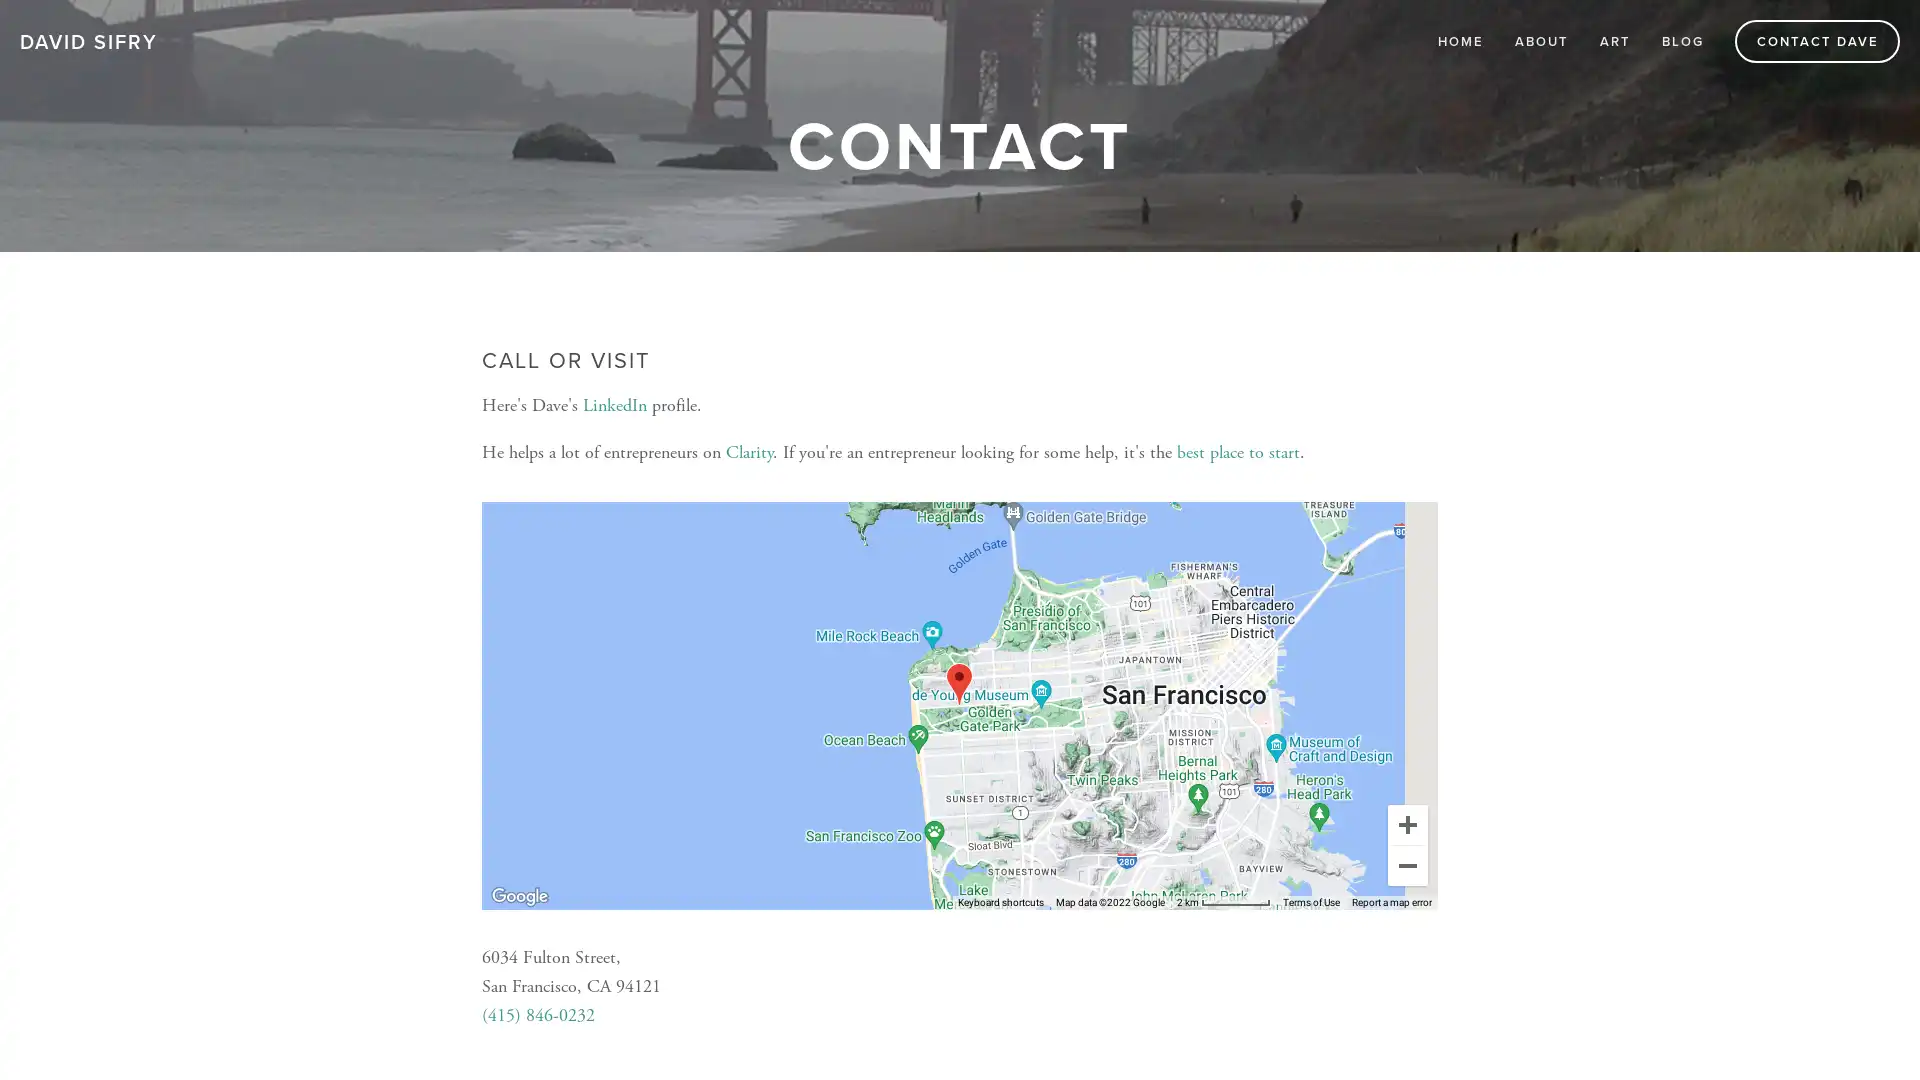 The image size is (1920, 1080). What do you see at coordinates (958, 682) in the screenshot?
I see `6034 Fulton Street San Francisco, CA, 94121, United States` at bounding box center [958, 682].